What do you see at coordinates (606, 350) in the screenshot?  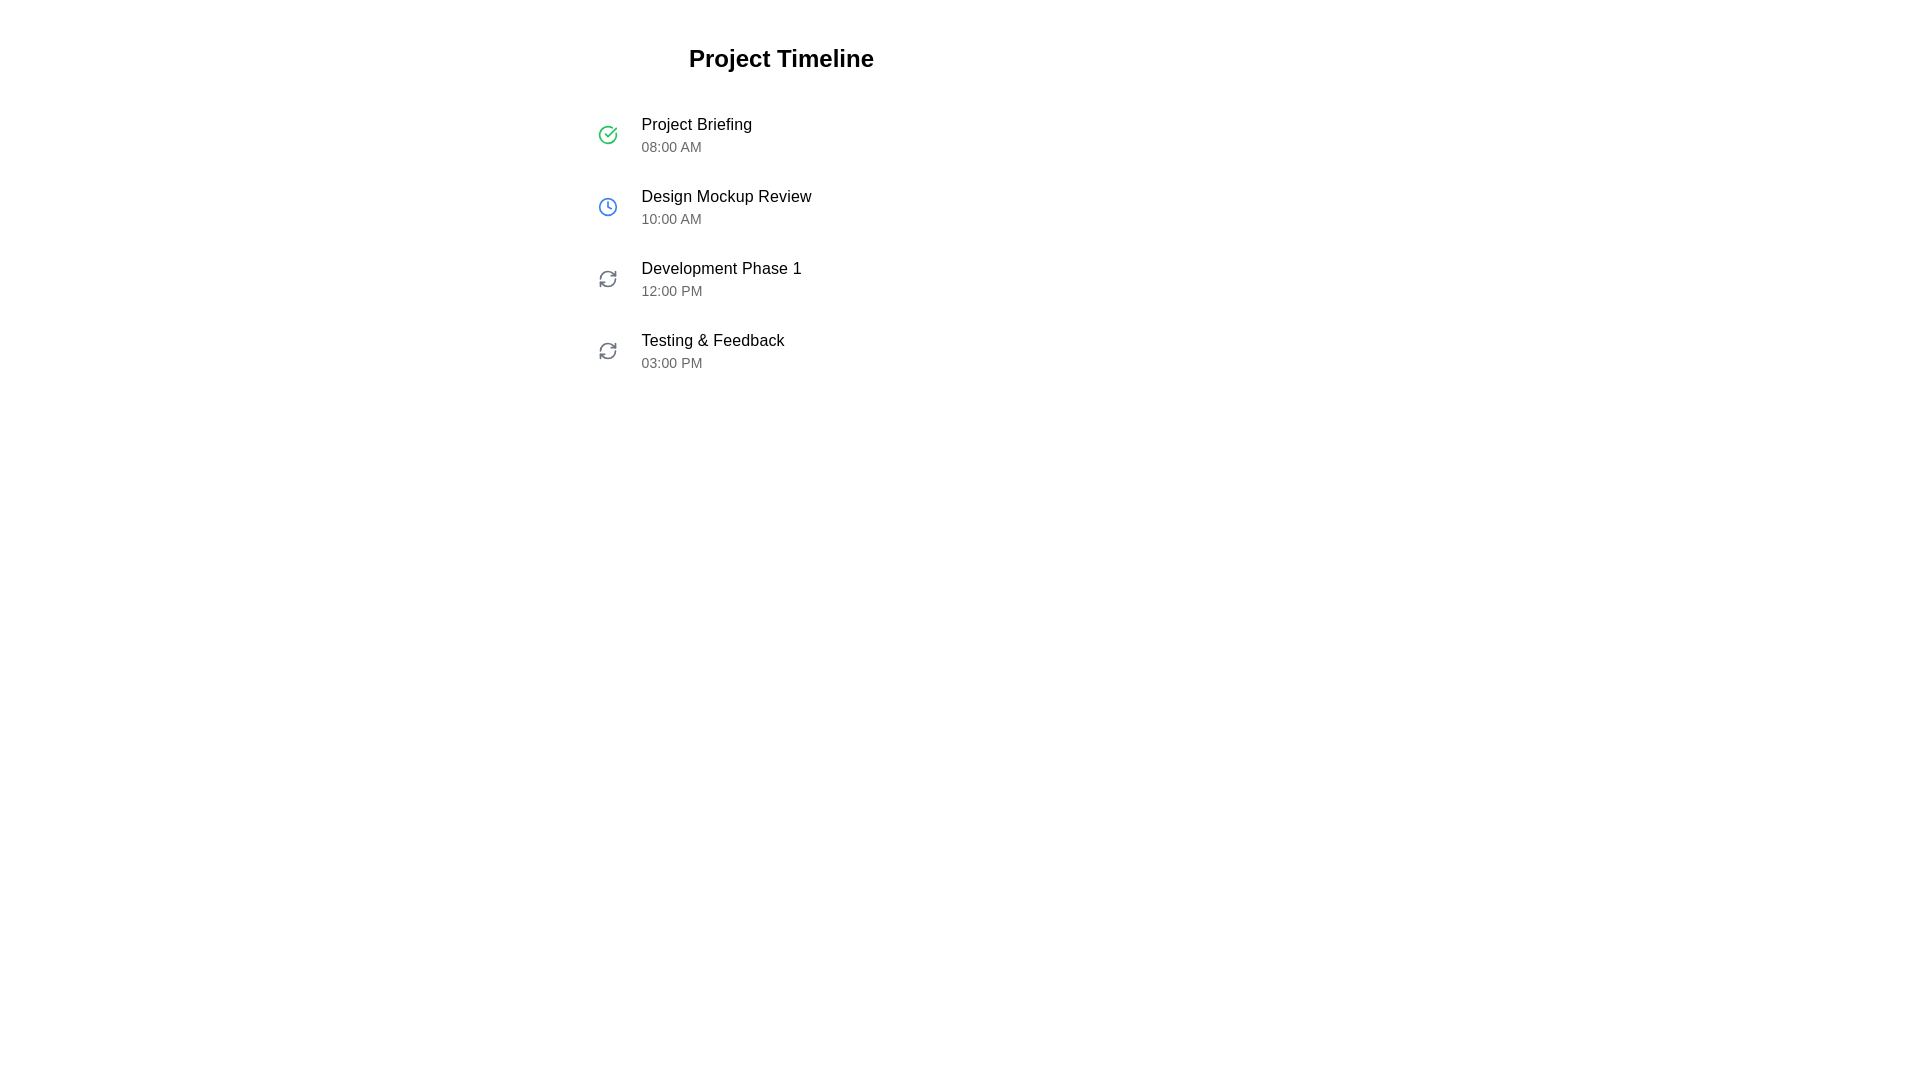 I see `the circular refresh icon featuring two arrows, located in the list item labeled 'Testing & Feedback 03:00 PM'` at bounding box center [606, 350].